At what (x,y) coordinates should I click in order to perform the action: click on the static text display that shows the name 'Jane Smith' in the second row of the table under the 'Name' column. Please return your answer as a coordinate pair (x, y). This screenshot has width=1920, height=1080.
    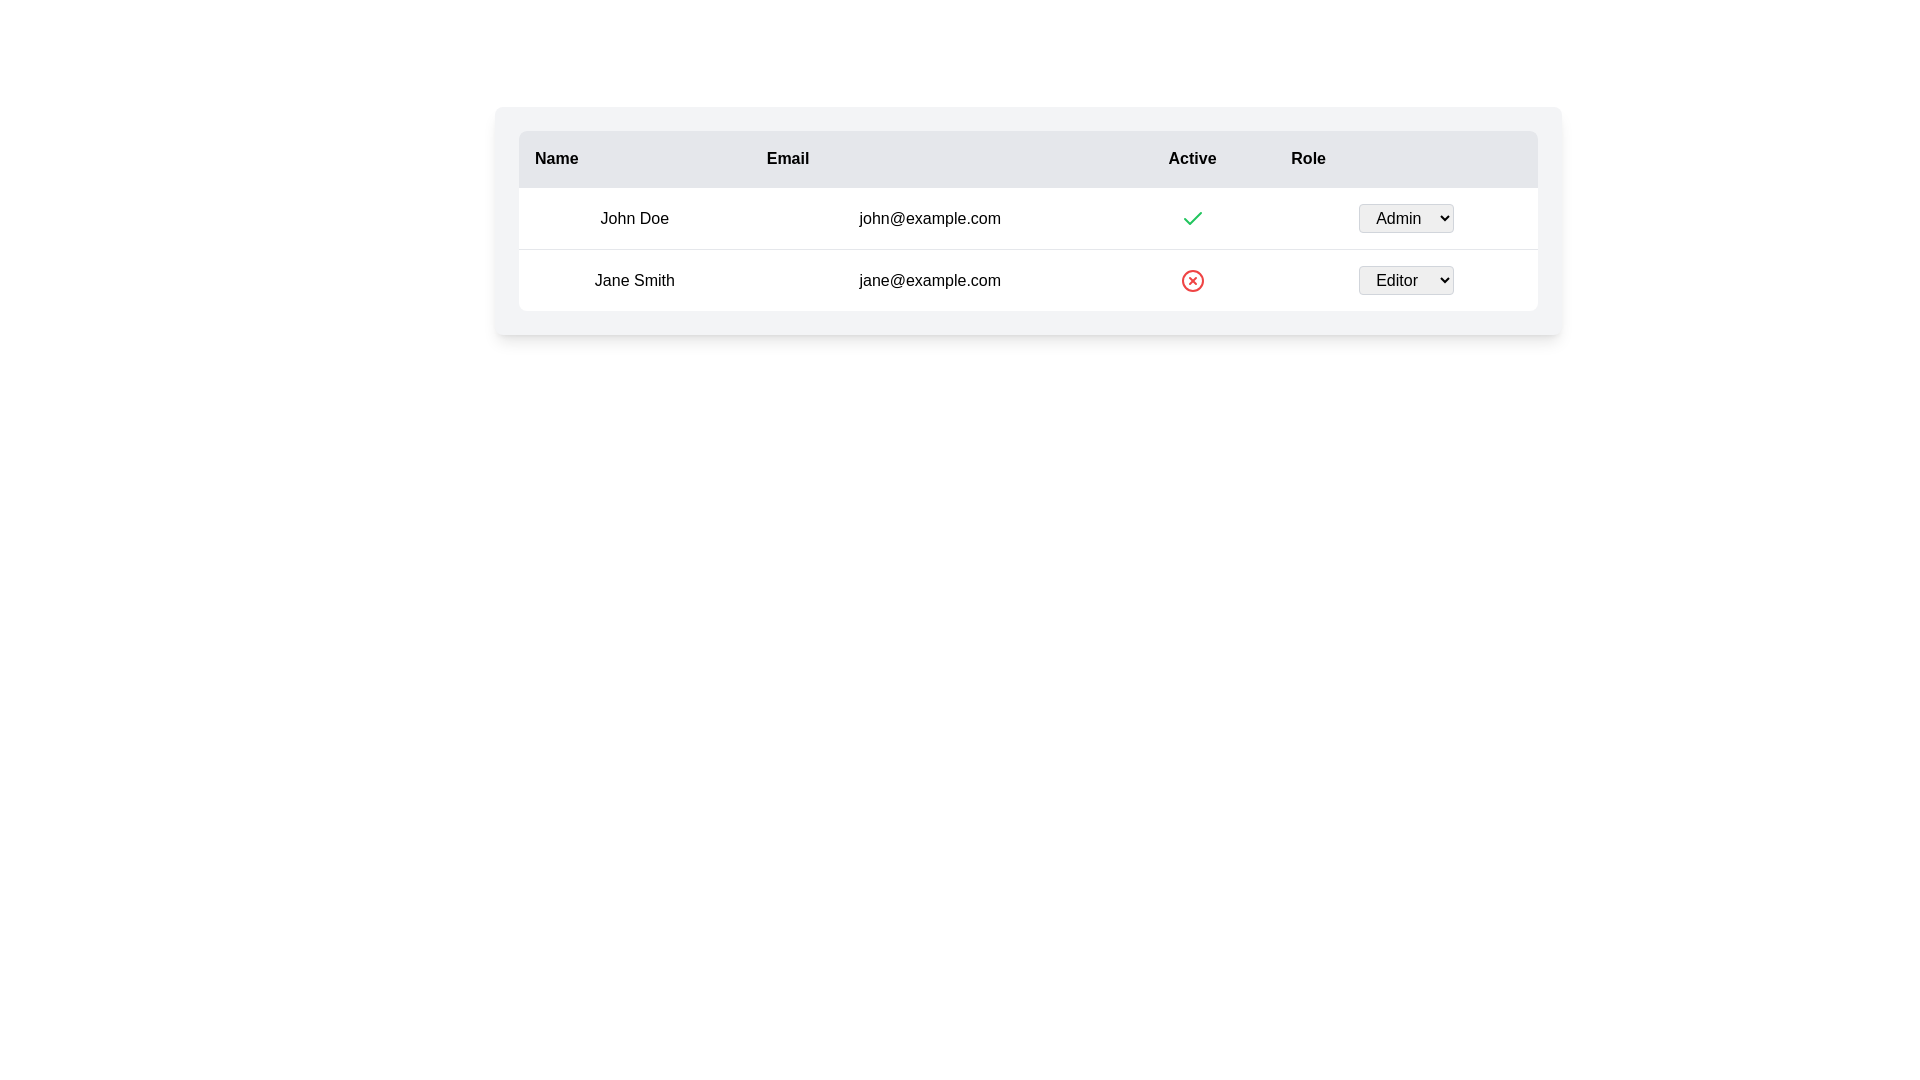
    Looking at the image, I should click on (633, 280).